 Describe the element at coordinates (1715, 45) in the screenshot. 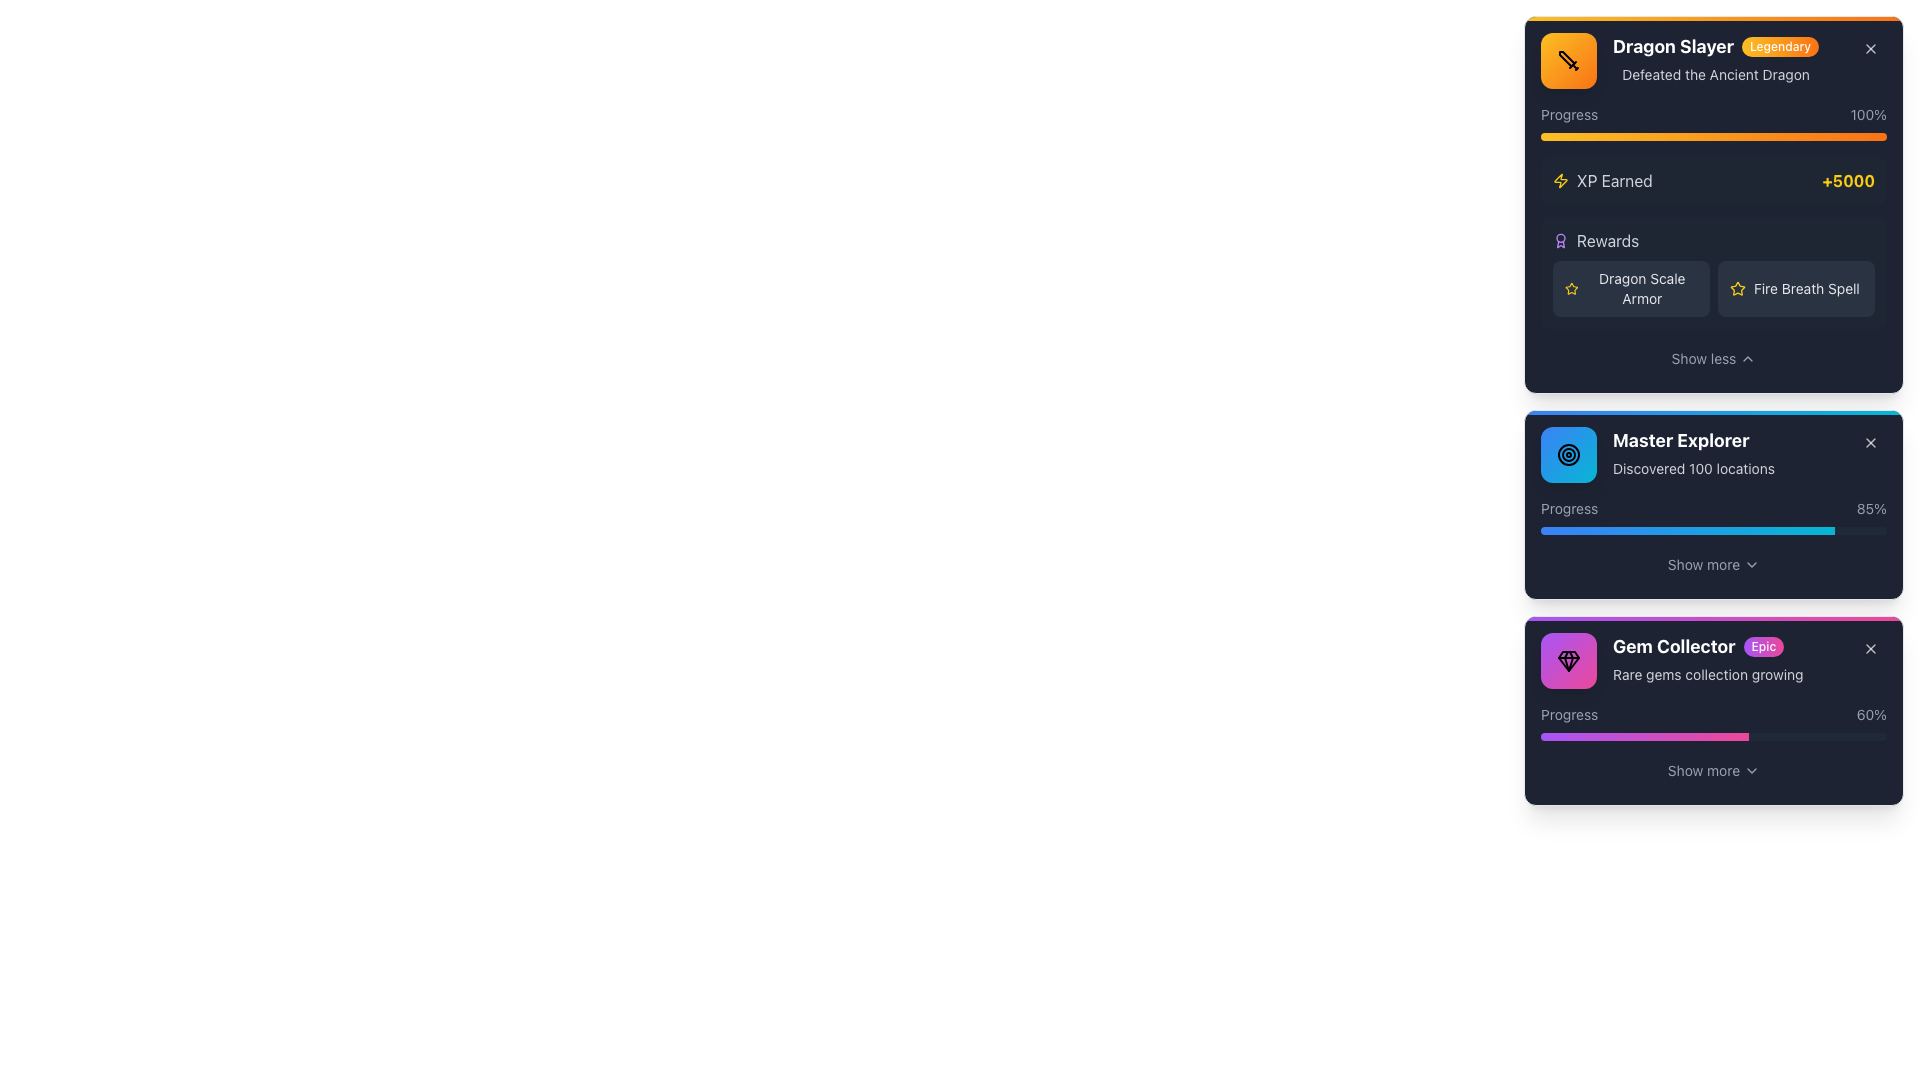

I see `the Label with badge for the achievement 'Dragon Slayer' that displays its rarity level 'Legendary', located at the top-left of the card` at that location.